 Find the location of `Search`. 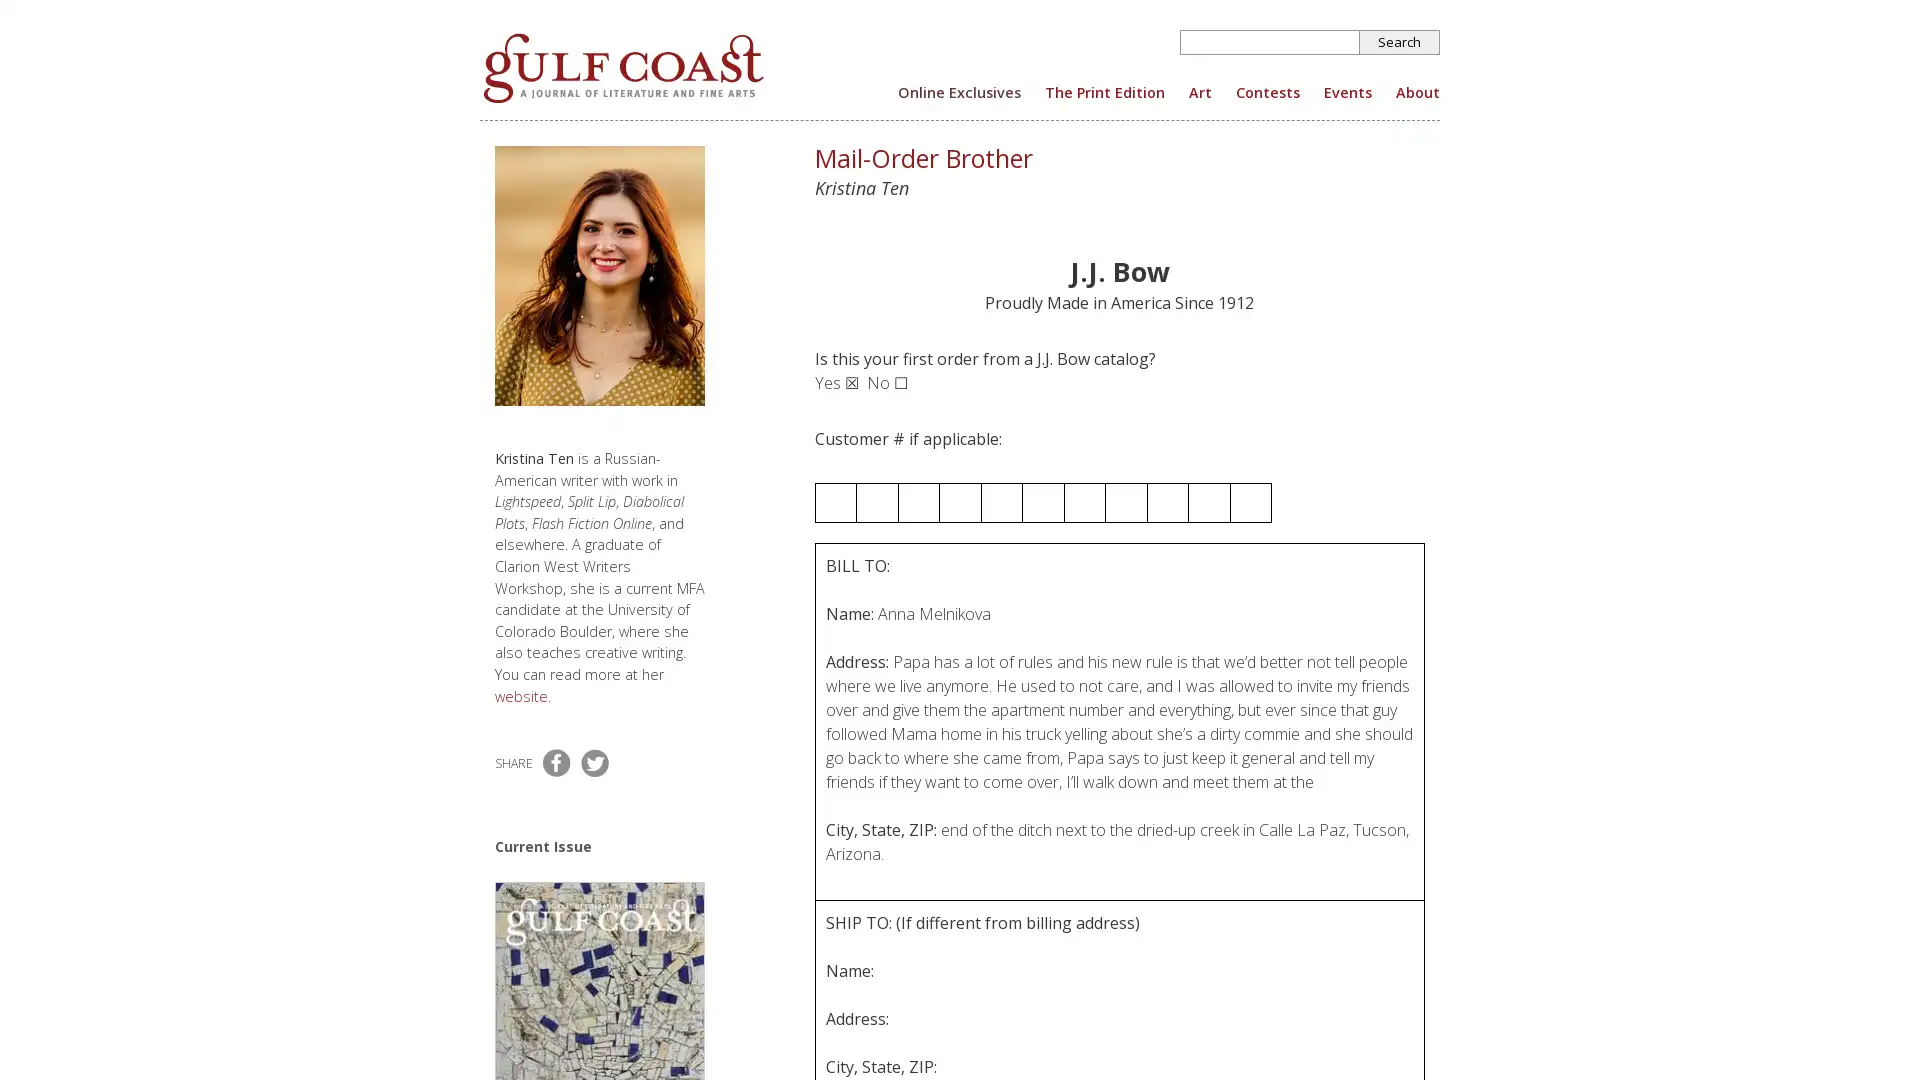

Search is located at coordinates (1399, 42).